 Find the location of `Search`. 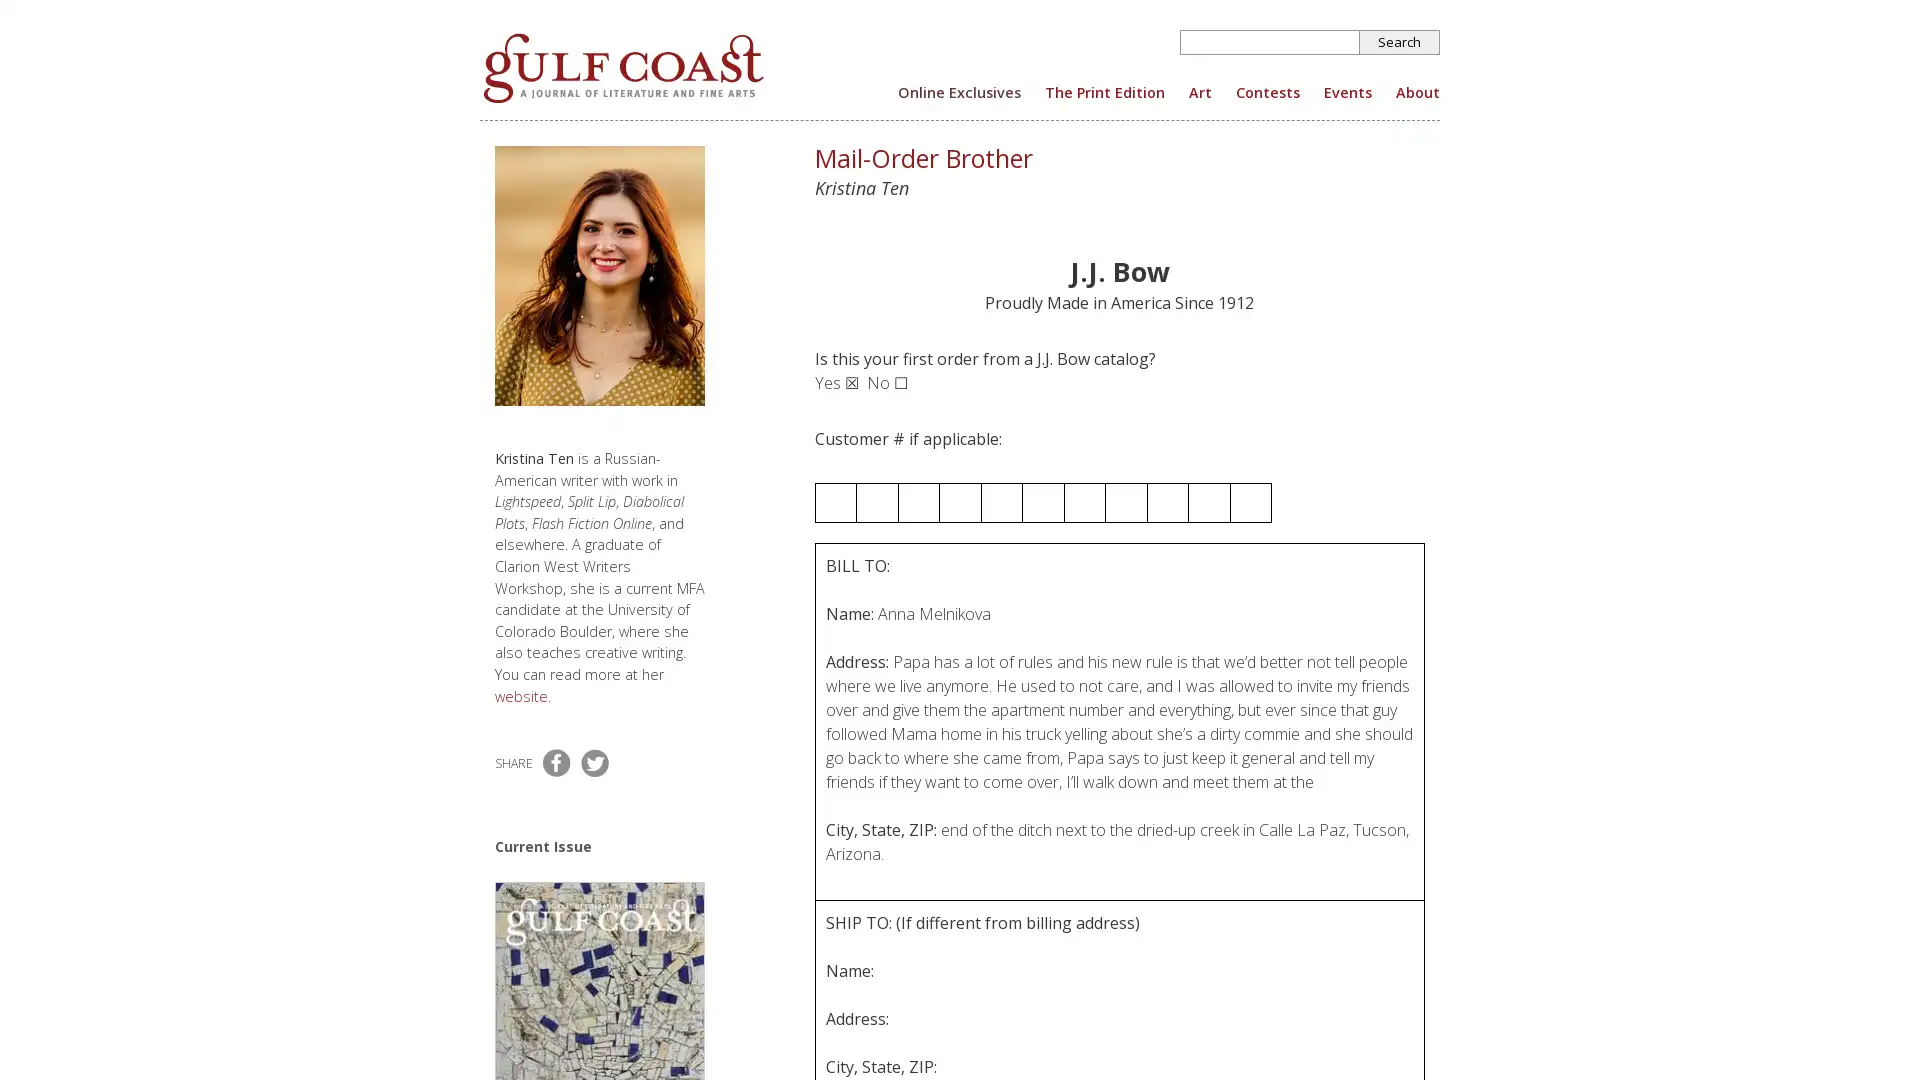

Search is located at coordinates (1399, 42).